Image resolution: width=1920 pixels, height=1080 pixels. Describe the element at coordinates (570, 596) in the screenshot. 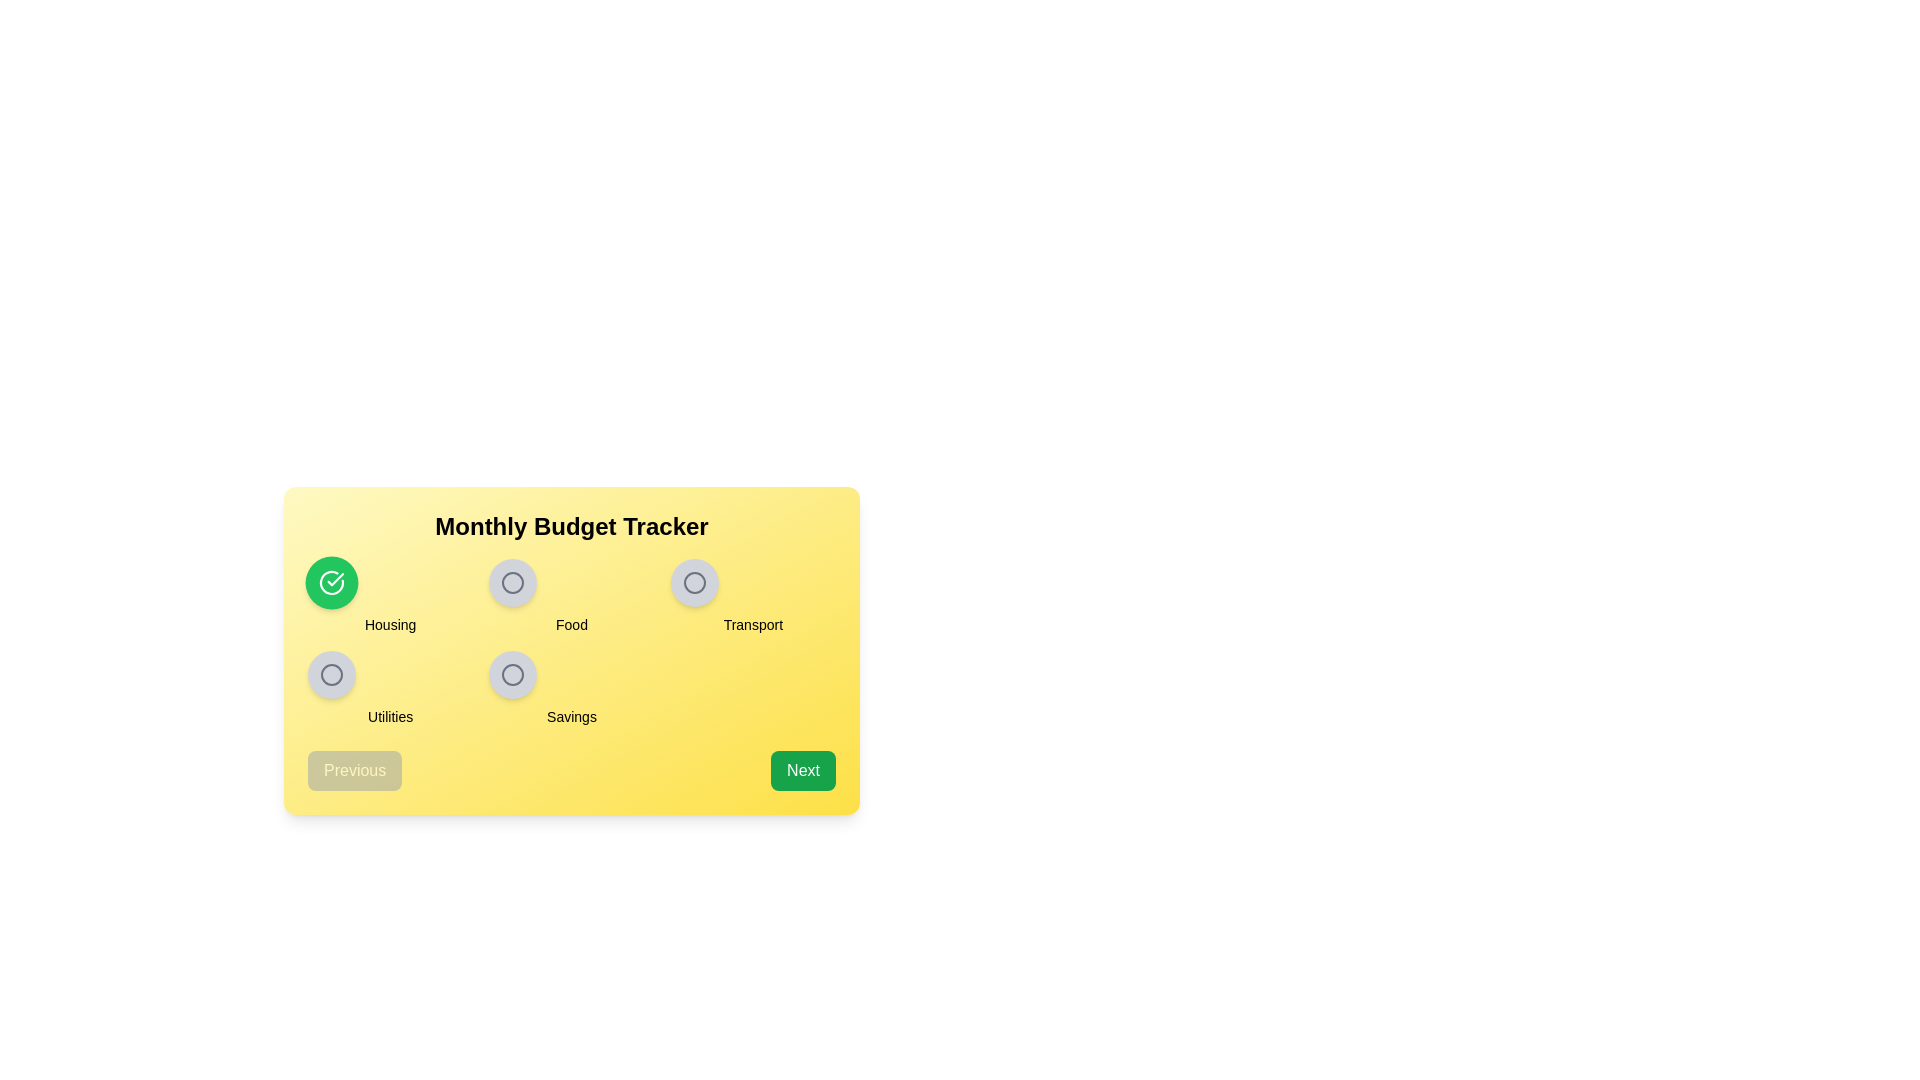

I see `the non-interactive text label paired with a circular icon representing the category 'Food', located in the middle column of the 3-column grid layout` at that location.